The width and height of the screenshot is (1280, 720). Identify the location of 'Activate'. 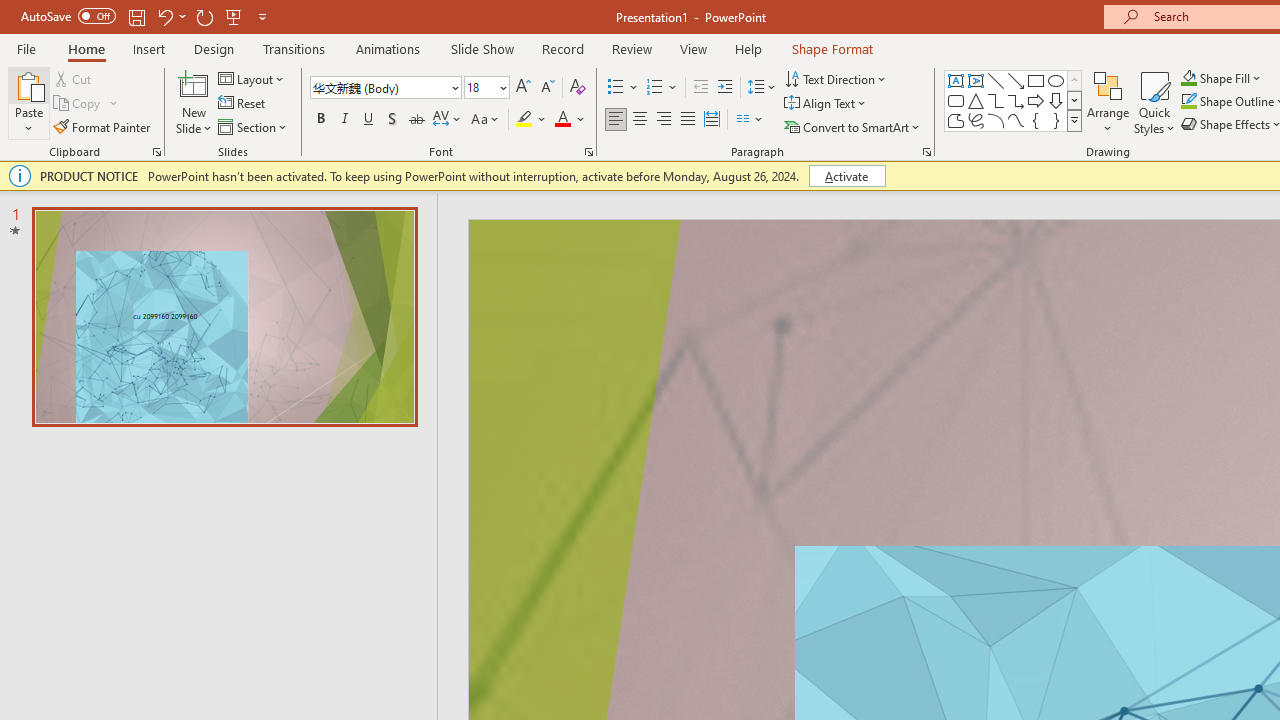
(847, 175).